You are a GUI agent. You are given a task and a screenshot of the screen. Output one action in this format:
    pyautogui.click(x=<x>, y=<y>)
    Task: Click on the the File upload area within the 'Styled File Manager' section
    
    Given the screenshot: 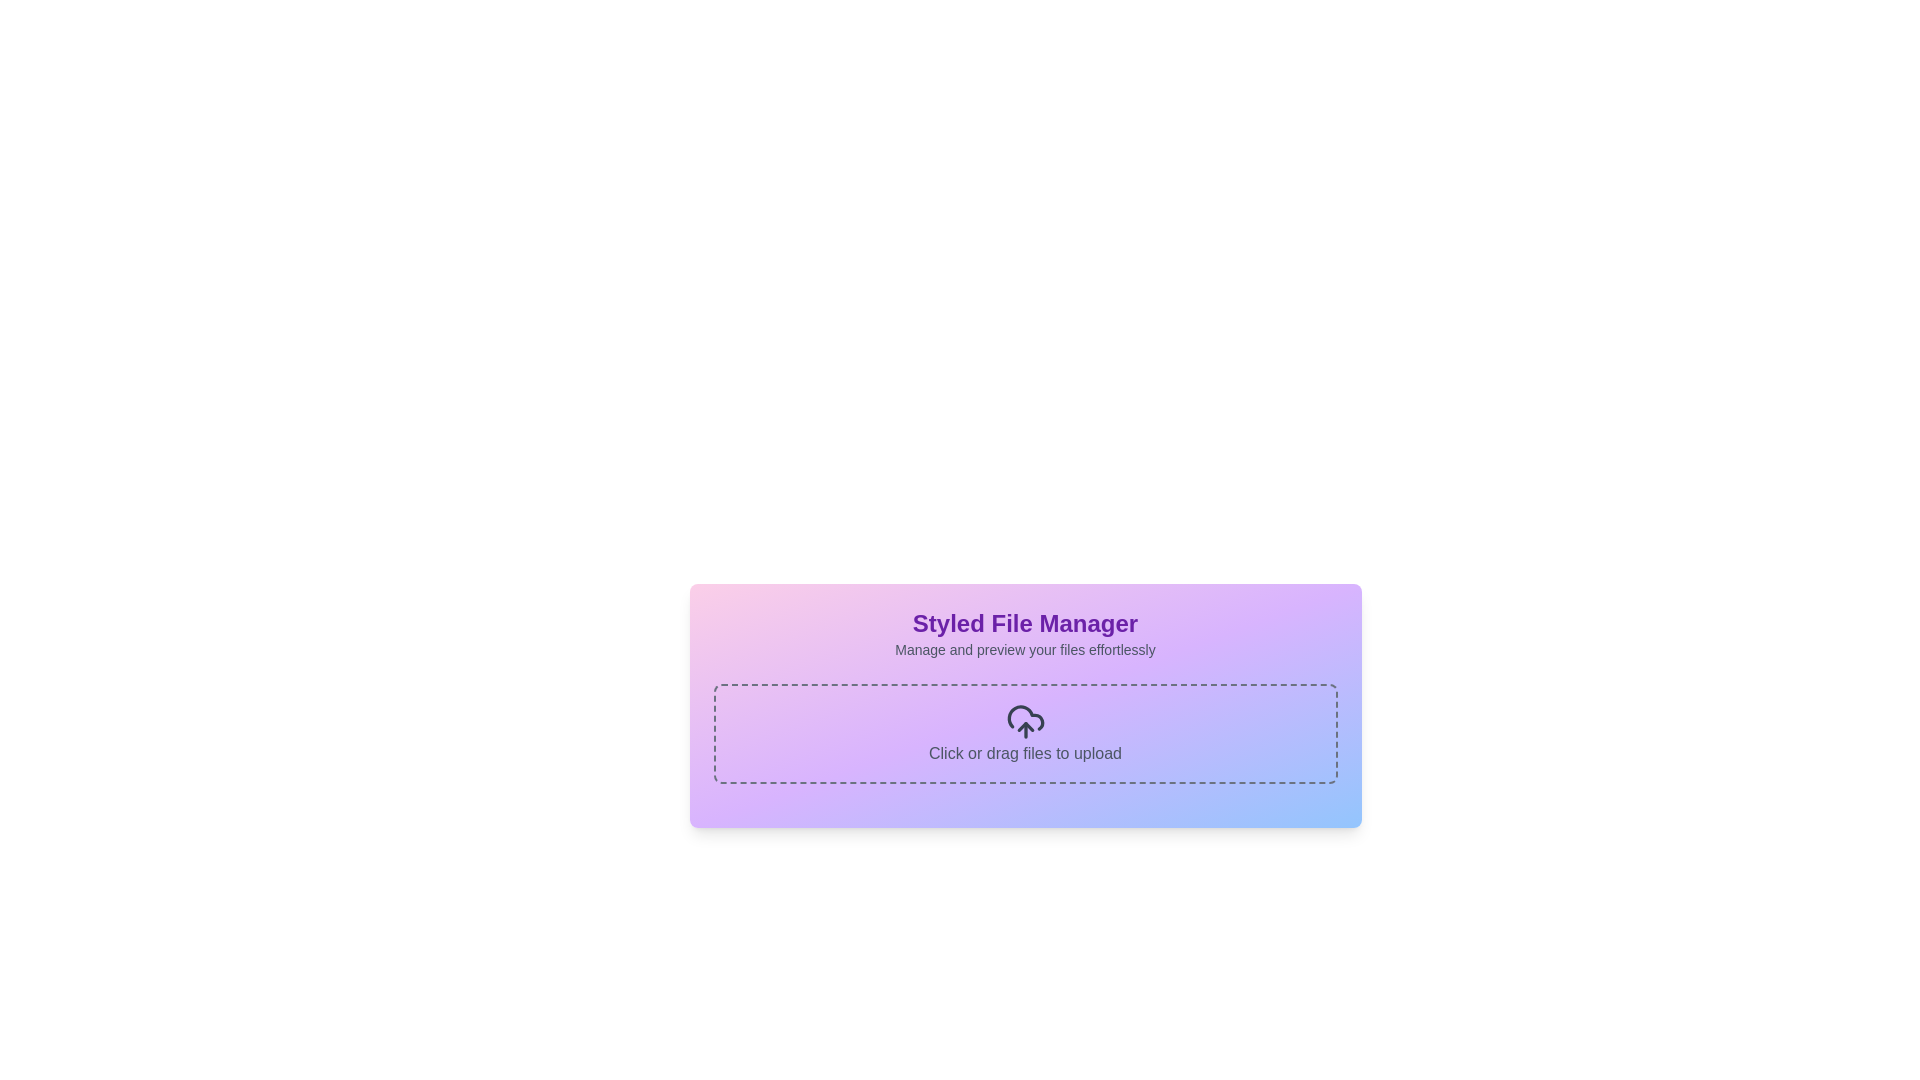 What is the action you would take?
    pyautogui.click(x=1025, y=733)
    